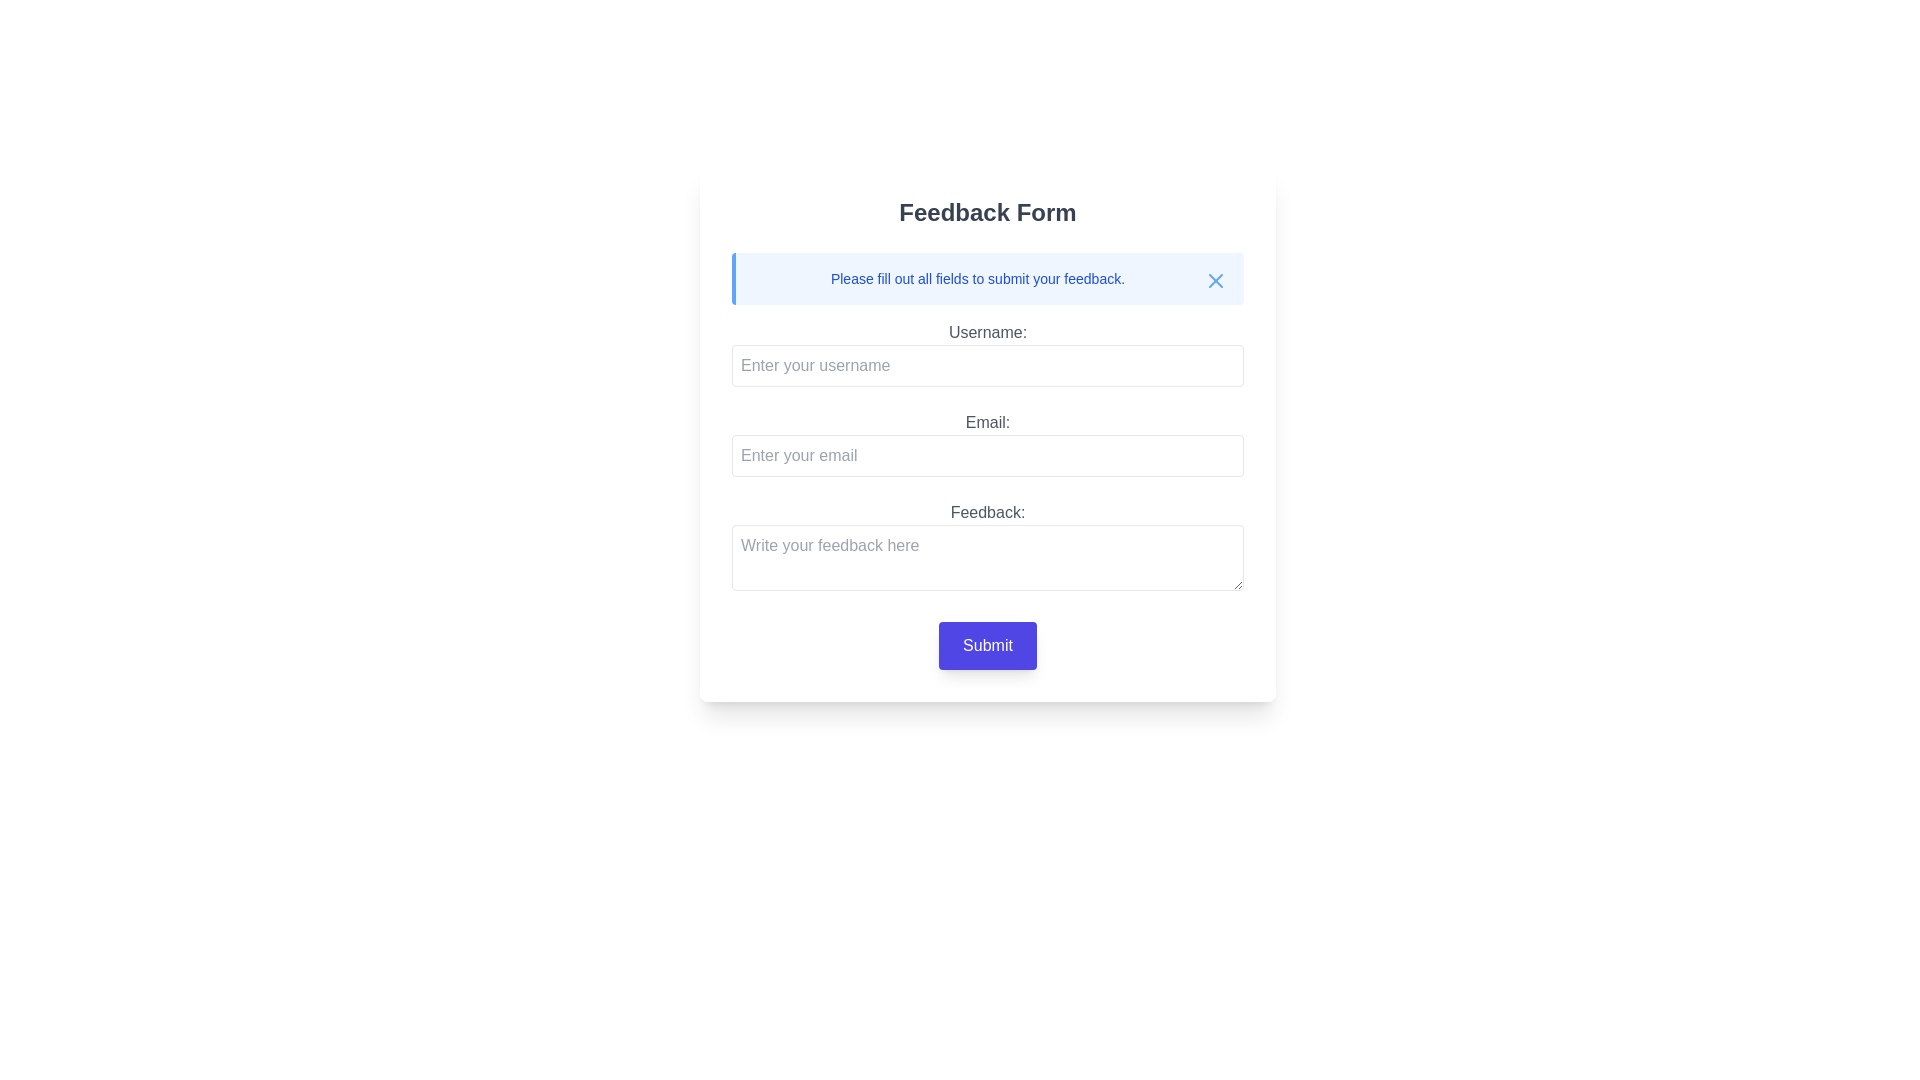 Image resolution: width=1920 pixels, height=1080 pixels. Describe the element at coordinates (989, 278) in the screenshot. I see `informational text that says, 'Please fill out all fields to submit your feedback.' which is styled with a small font size and blue color, located in the notification box below the 'Feedback Form' heading` at that location.